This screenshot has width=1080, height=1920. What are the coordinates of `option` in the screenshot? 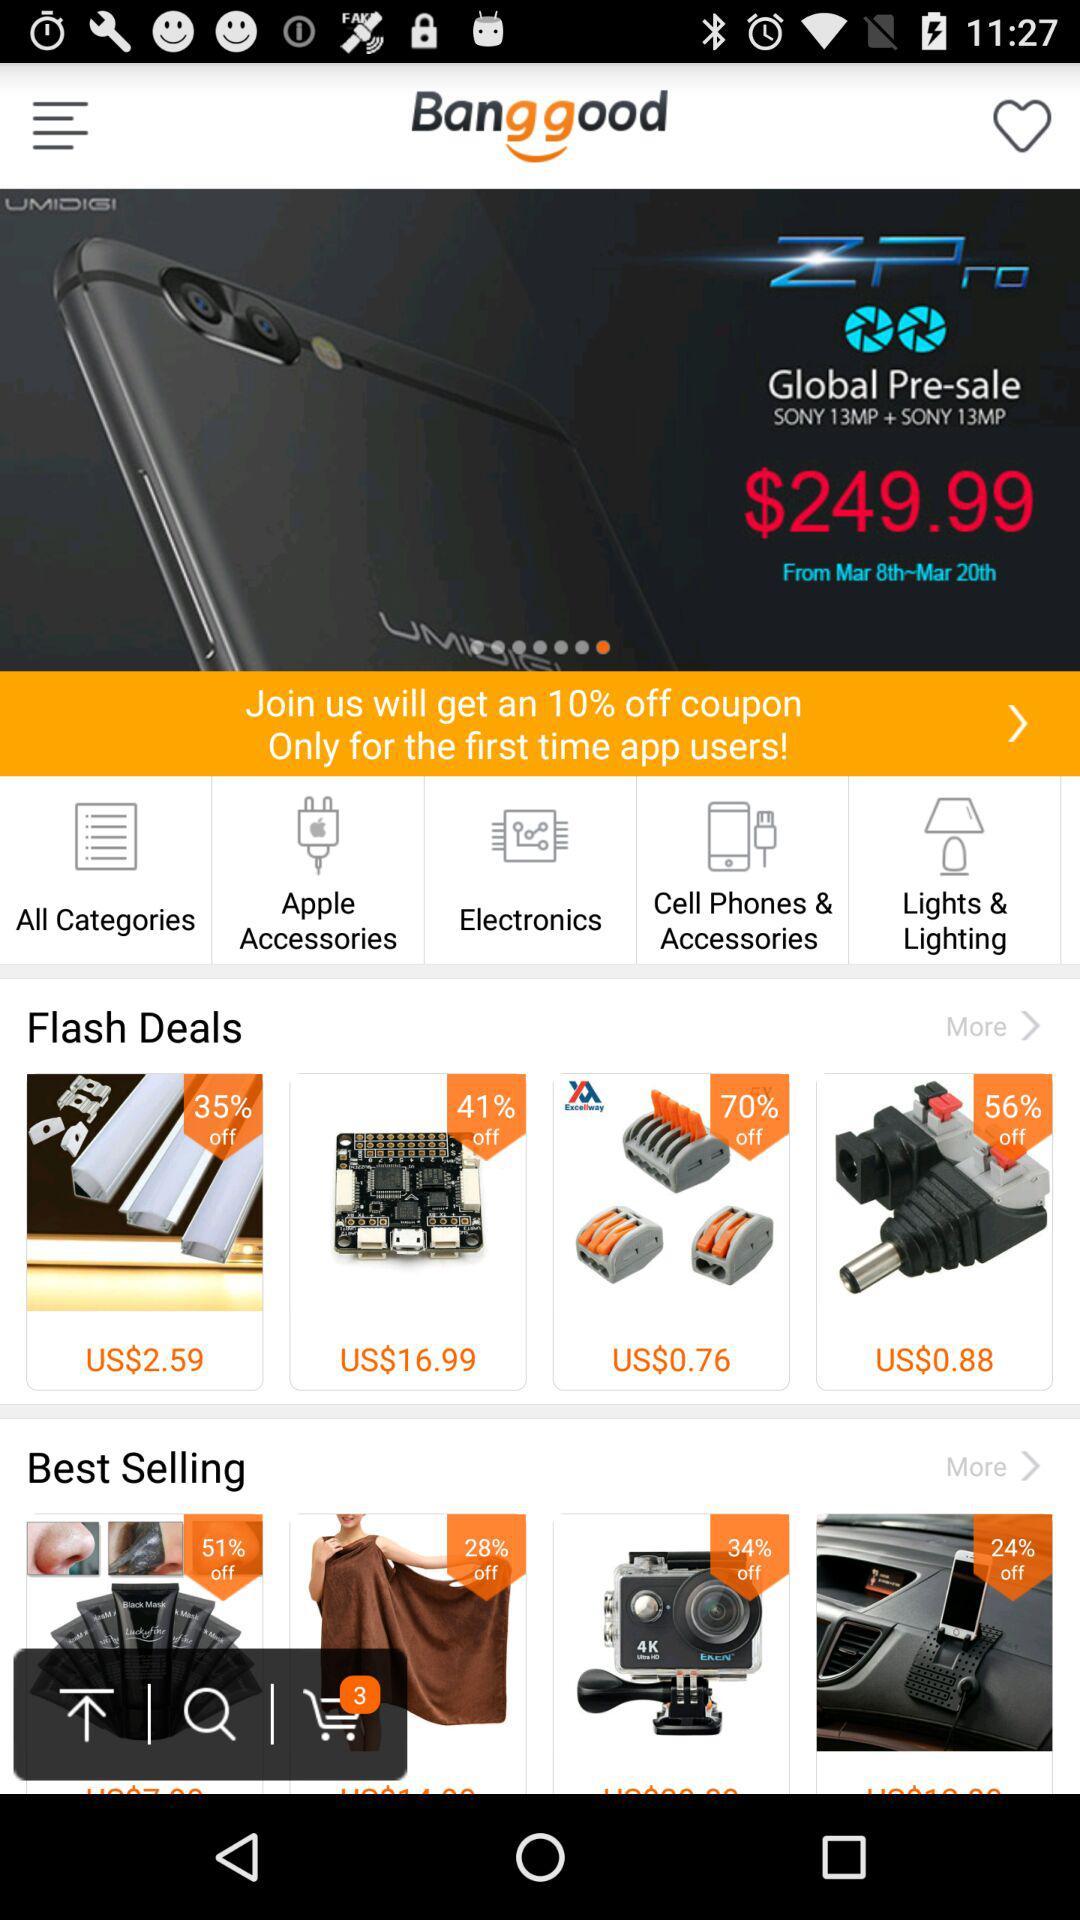 It's located at (59, 124).